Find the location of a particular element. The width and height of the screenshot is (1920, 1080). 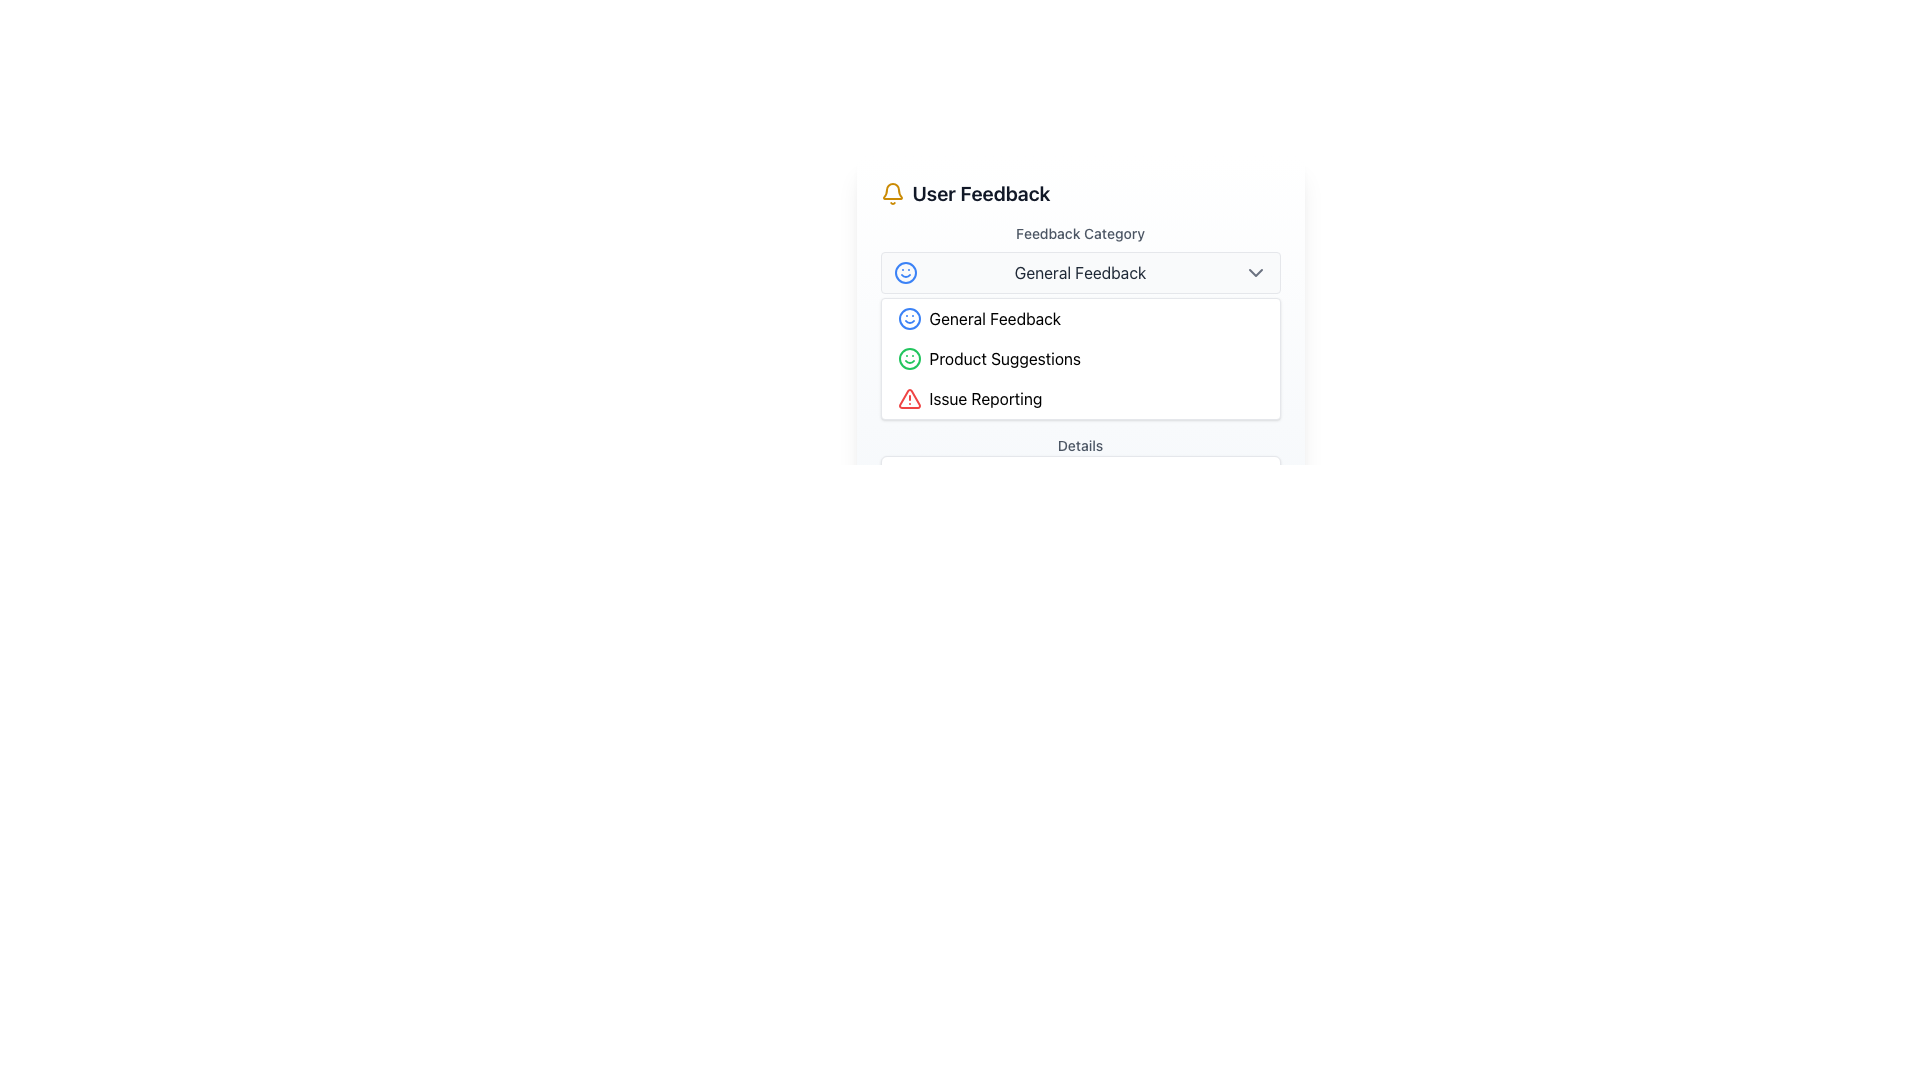

the second selectable option in the feedback category list, which is 'Product Suggestions' is located at coordinates (1079, 357).